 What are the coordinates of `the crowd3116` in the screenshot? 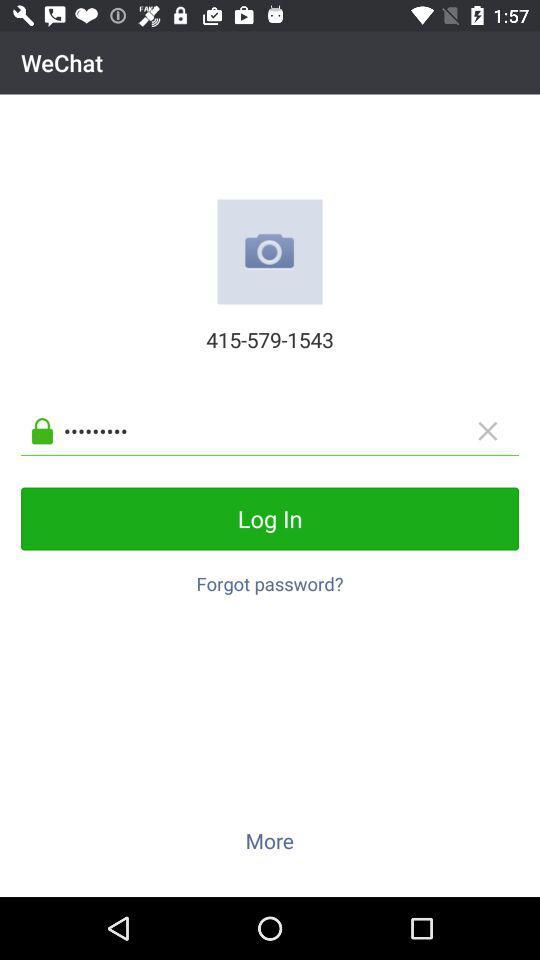 It's located at (285, 431).